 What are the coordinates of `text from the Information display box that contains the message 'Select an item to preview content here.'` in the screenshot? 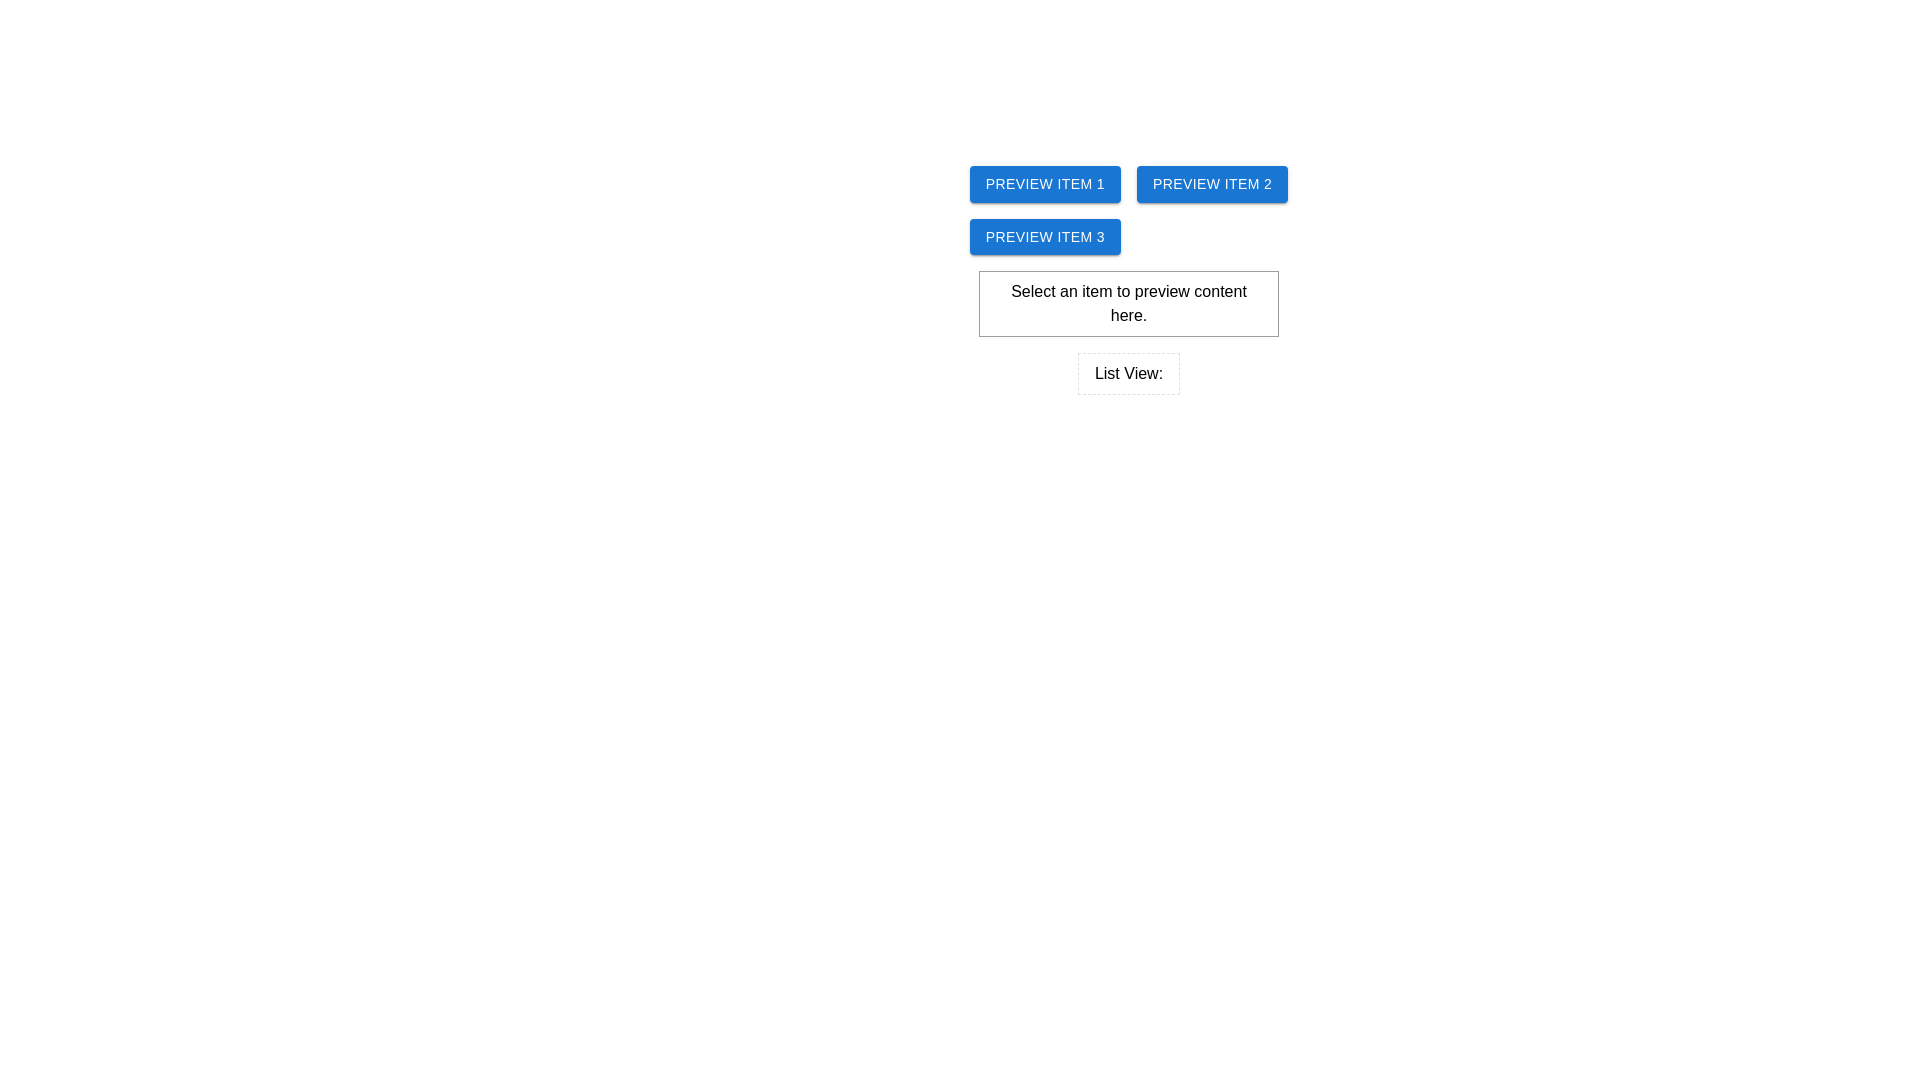 It's located at (1128, 304).